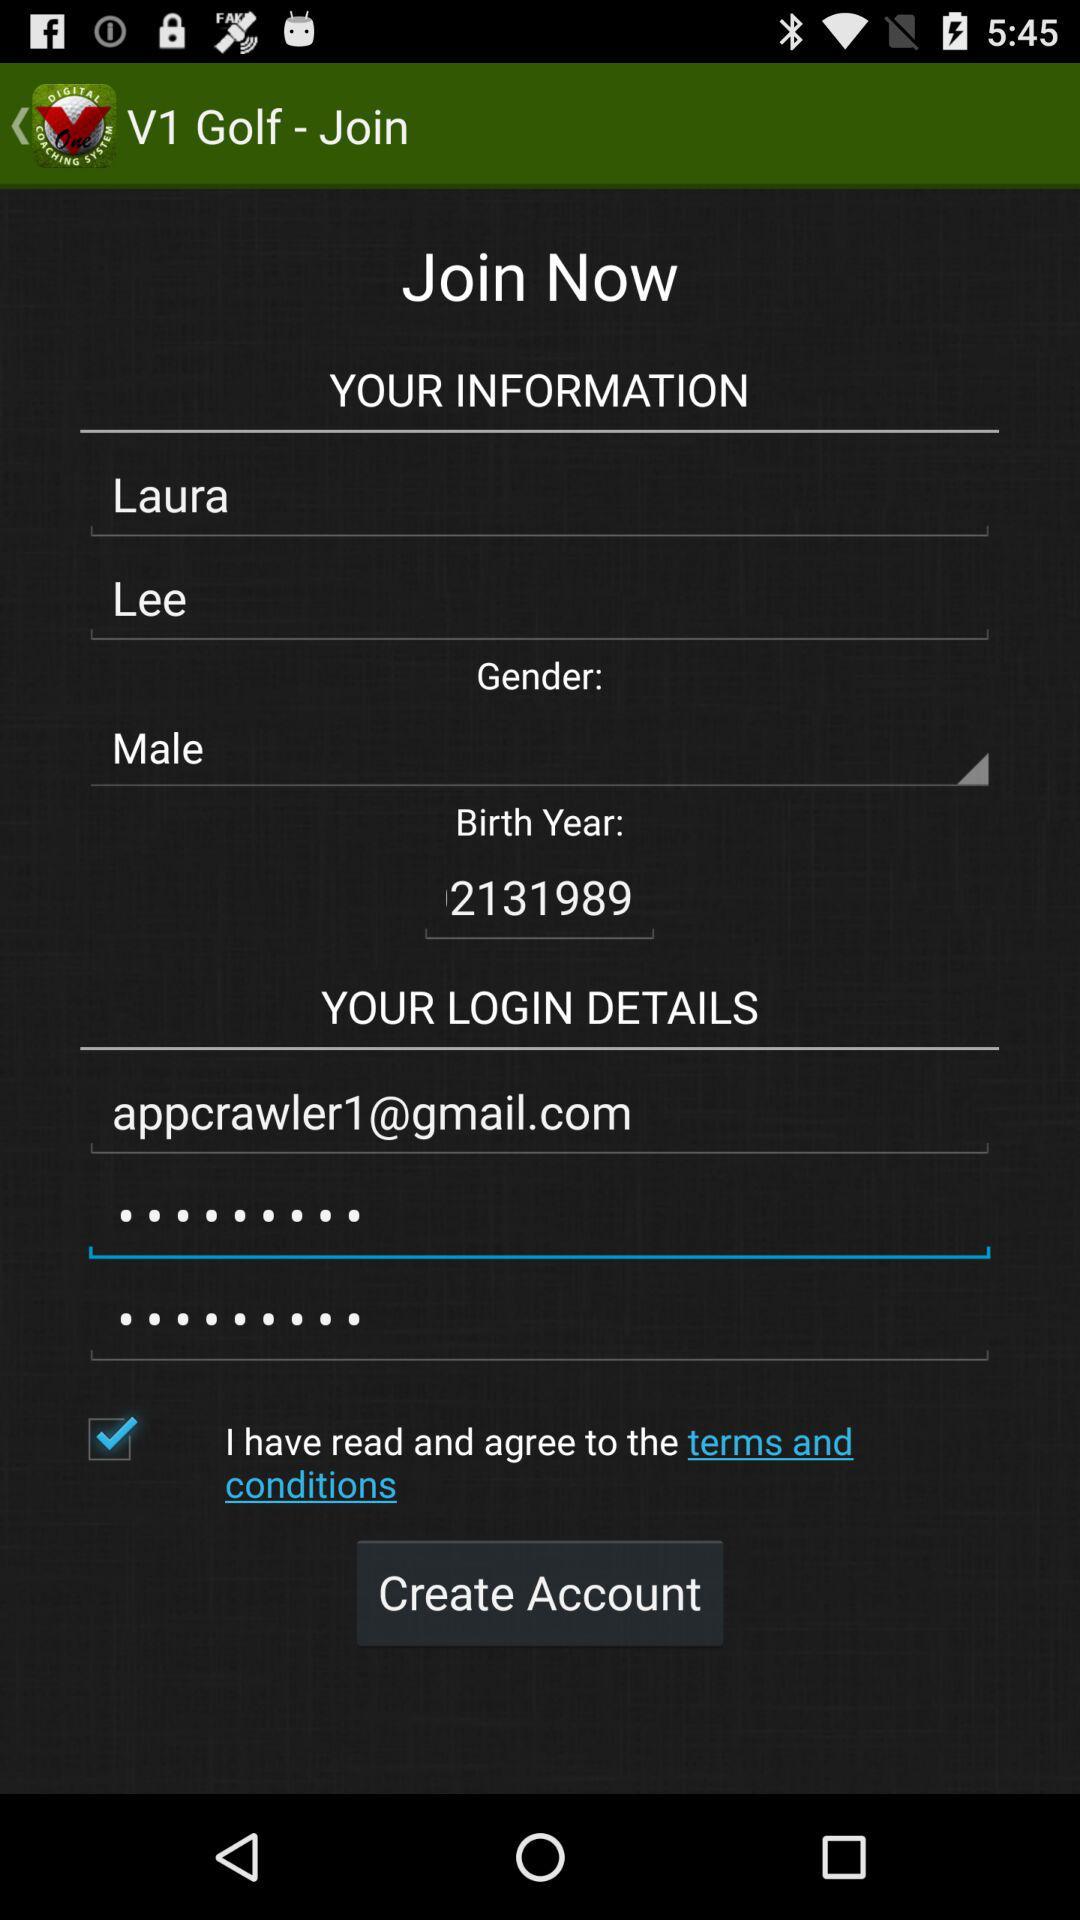 The image size is (1080, 1920). Describe the element at coordinates (145, 1438) in the screenshot. I see `check to accept the terms` at that location.